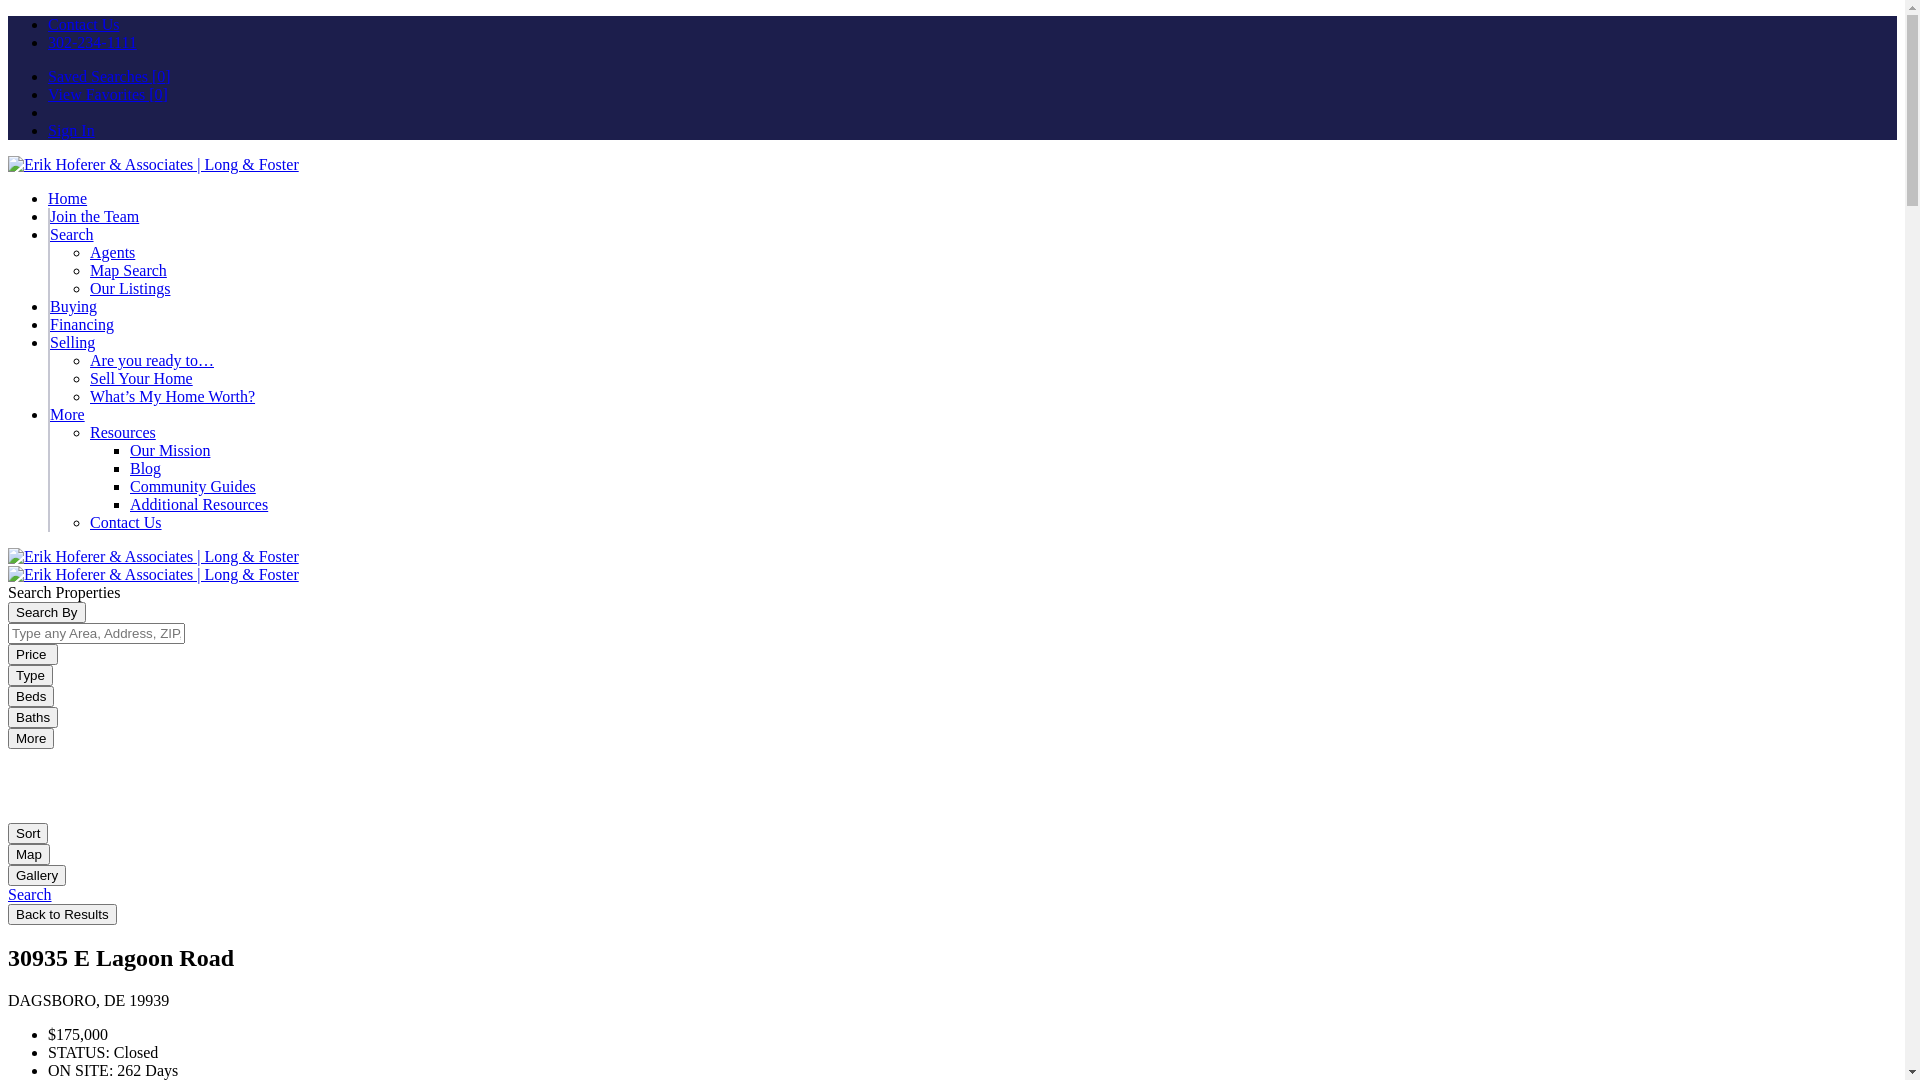  Describe the element at coordinates (122, 431) in the screenshot. I see `'Resources'` at that location.